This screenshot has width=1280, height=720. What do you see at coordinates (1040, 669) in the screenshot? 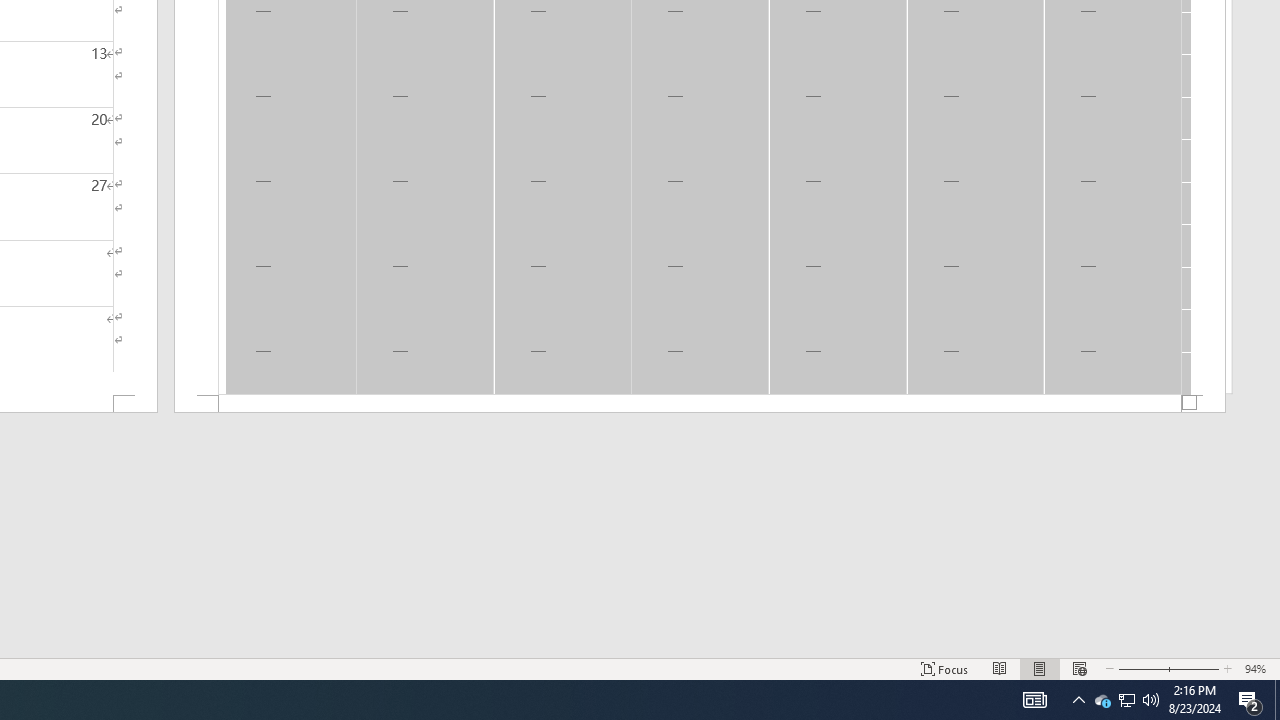
I see `'Print Layout'` at bounding box center [1040, 669].